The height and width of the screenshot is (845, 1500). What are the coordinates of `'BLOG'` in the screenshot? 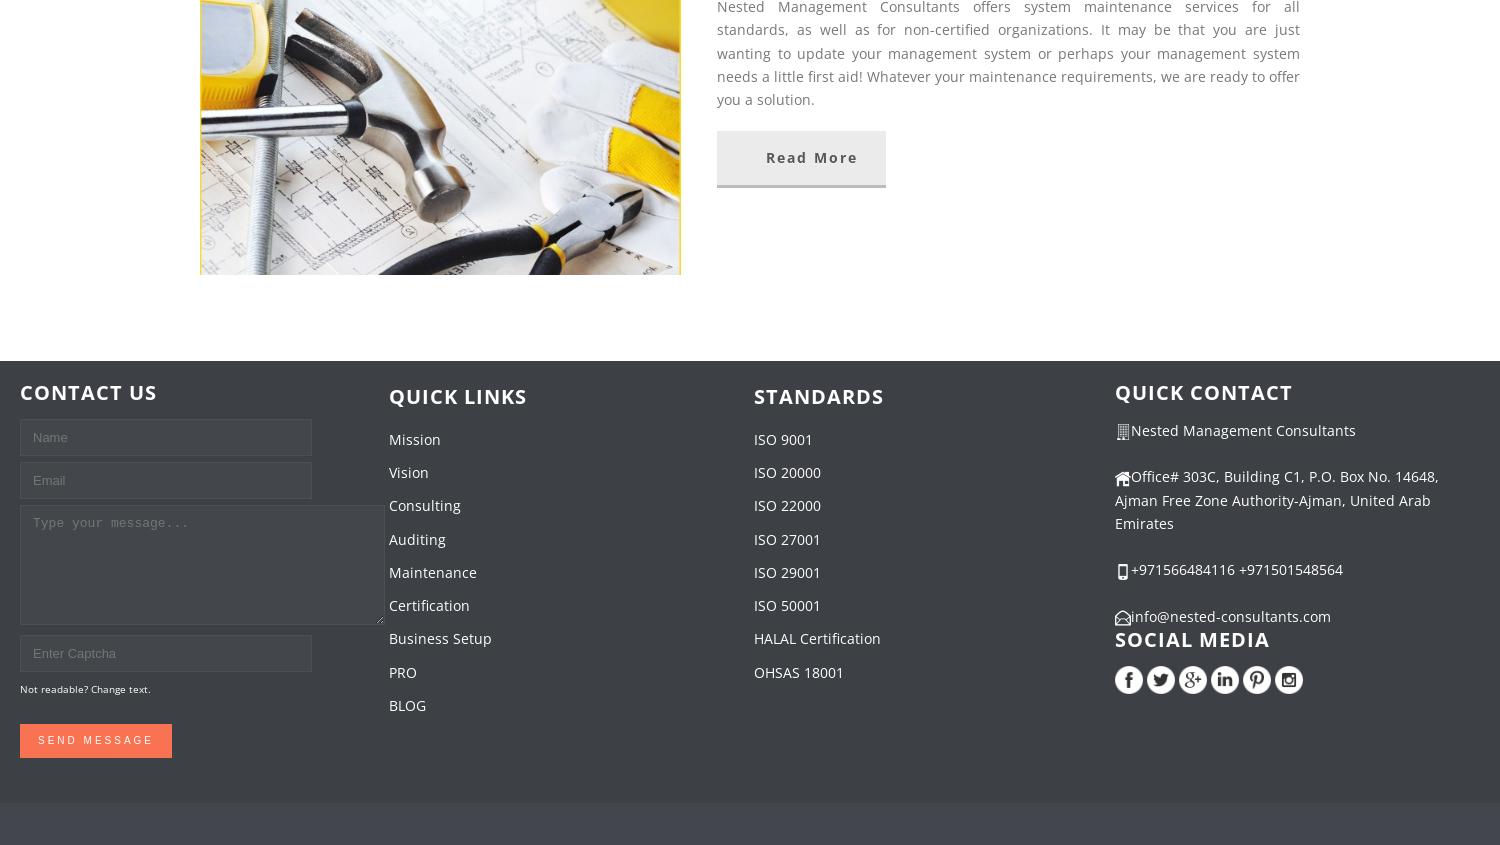 It's located at (388, 703).